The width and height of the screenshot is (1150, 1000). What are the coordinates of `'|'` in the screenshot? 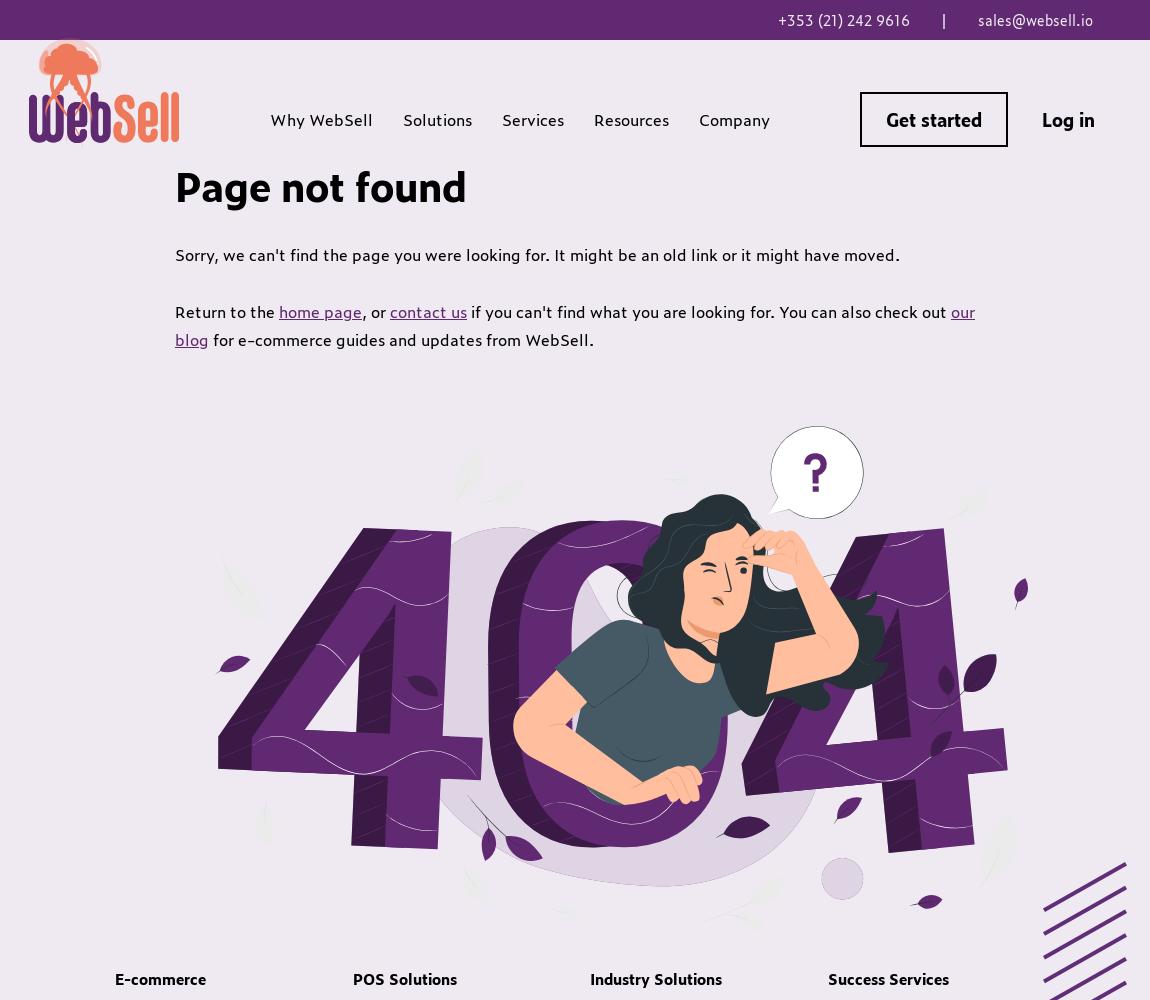 It's located at (943, 19).